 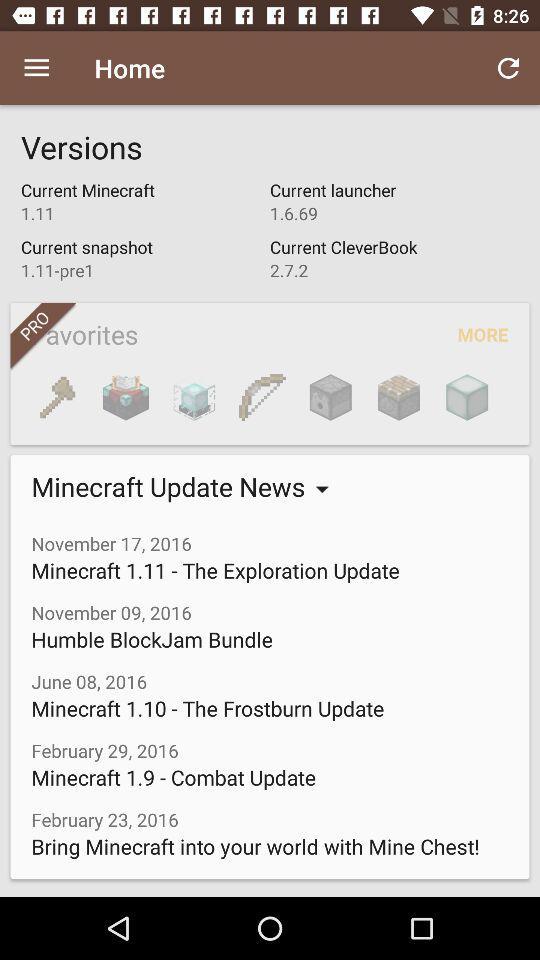 What do you see at coordinates (125, 396) in the screenshot?
I see `icon below favorites` at bounding box center [125, 396].